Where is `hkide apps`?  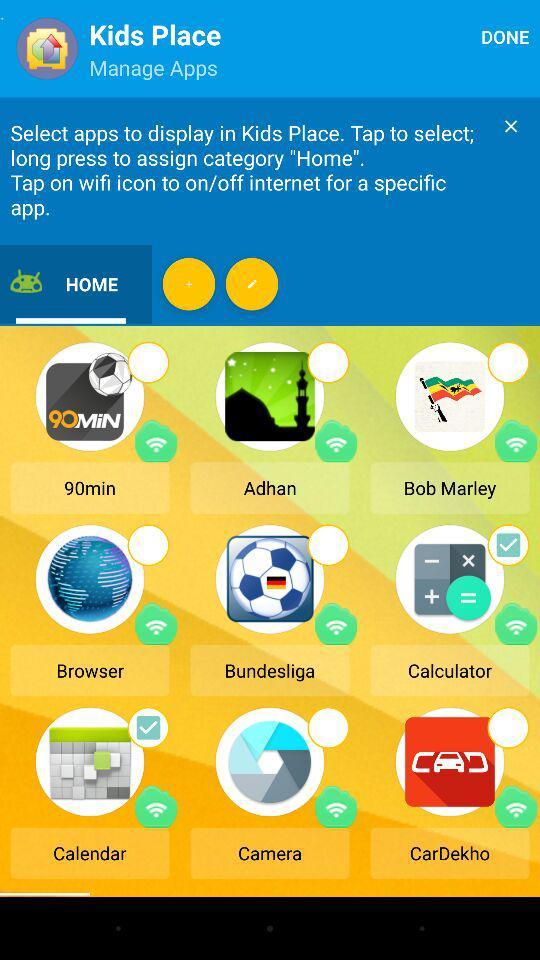 hkide apps is located at coordinates (252, 283).